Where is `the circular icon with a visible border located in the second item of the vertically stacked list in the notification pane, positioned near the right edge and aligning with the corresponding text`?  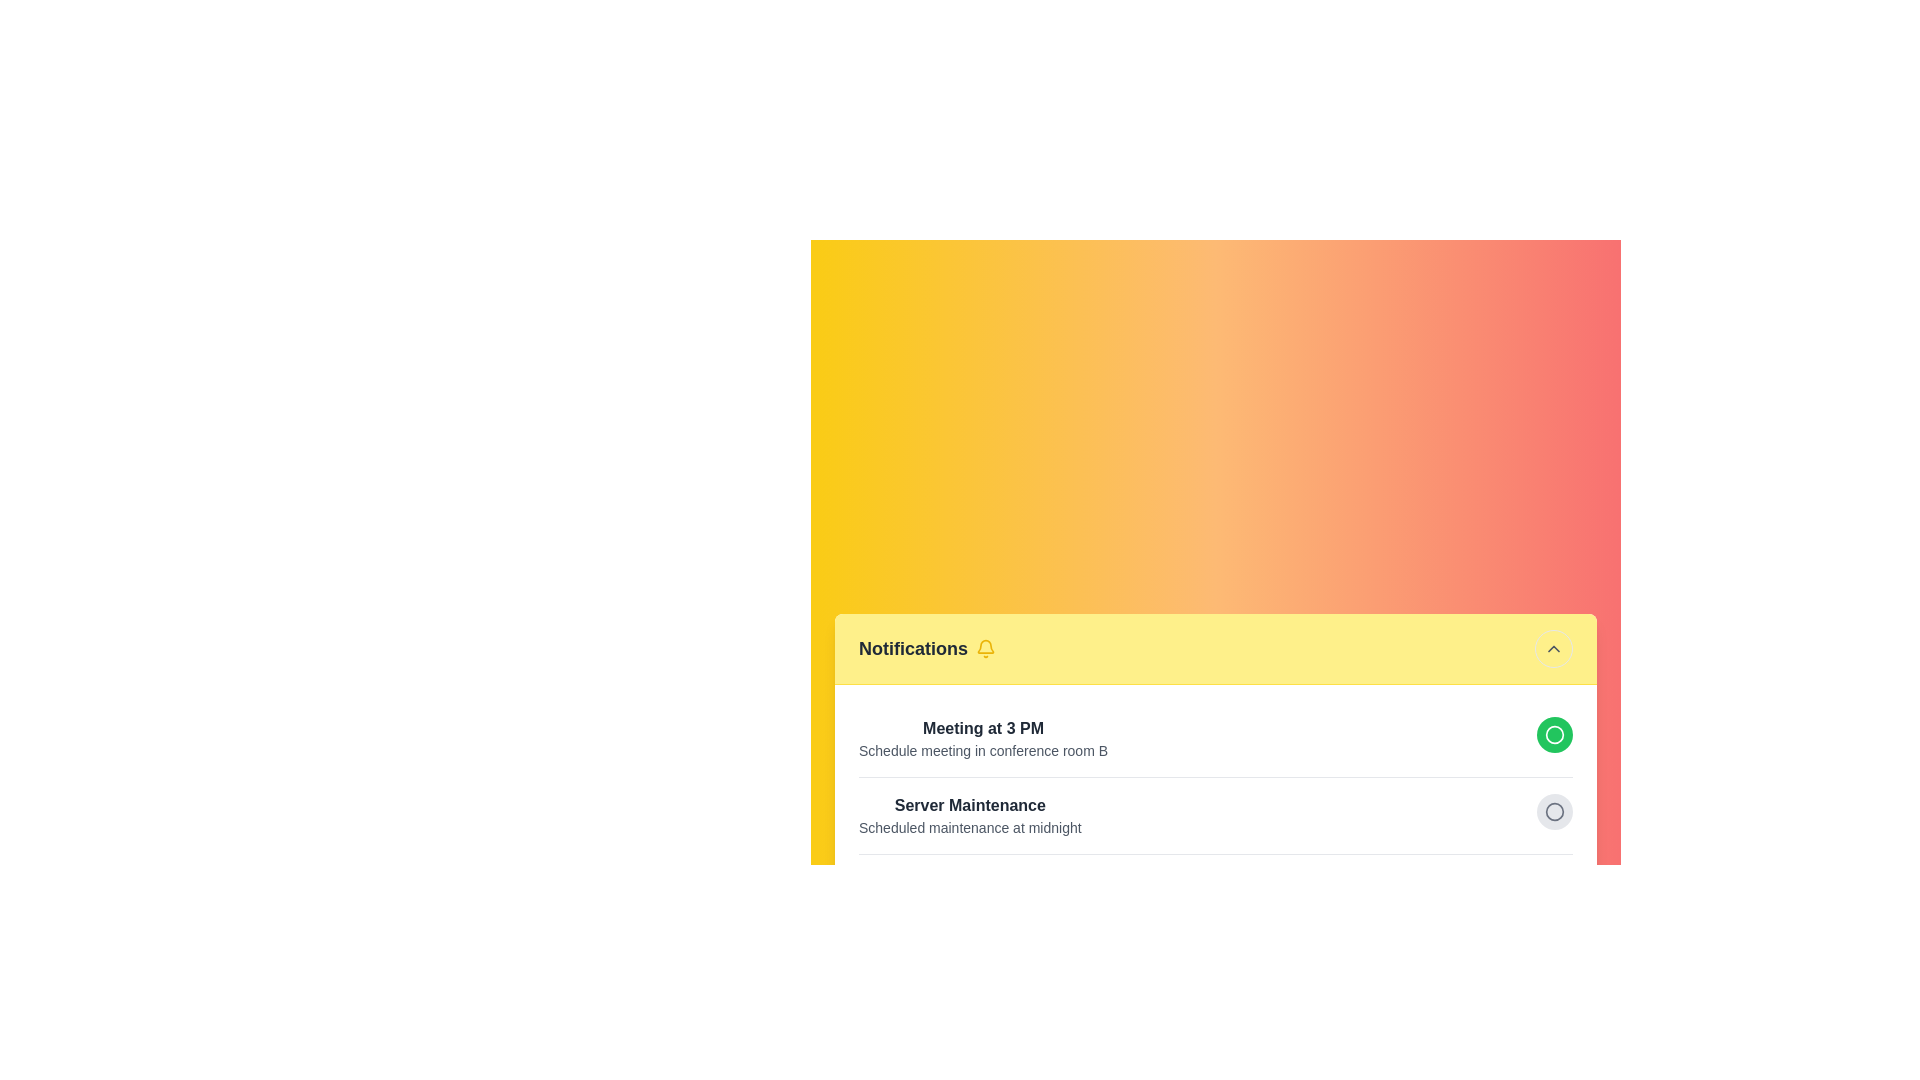 the circular icon with a visible border located in the second item of the vertically stacked list in the notification pane, positioned near the right edge and aligning with the corresponding text is located at coordinates (1554, 734).